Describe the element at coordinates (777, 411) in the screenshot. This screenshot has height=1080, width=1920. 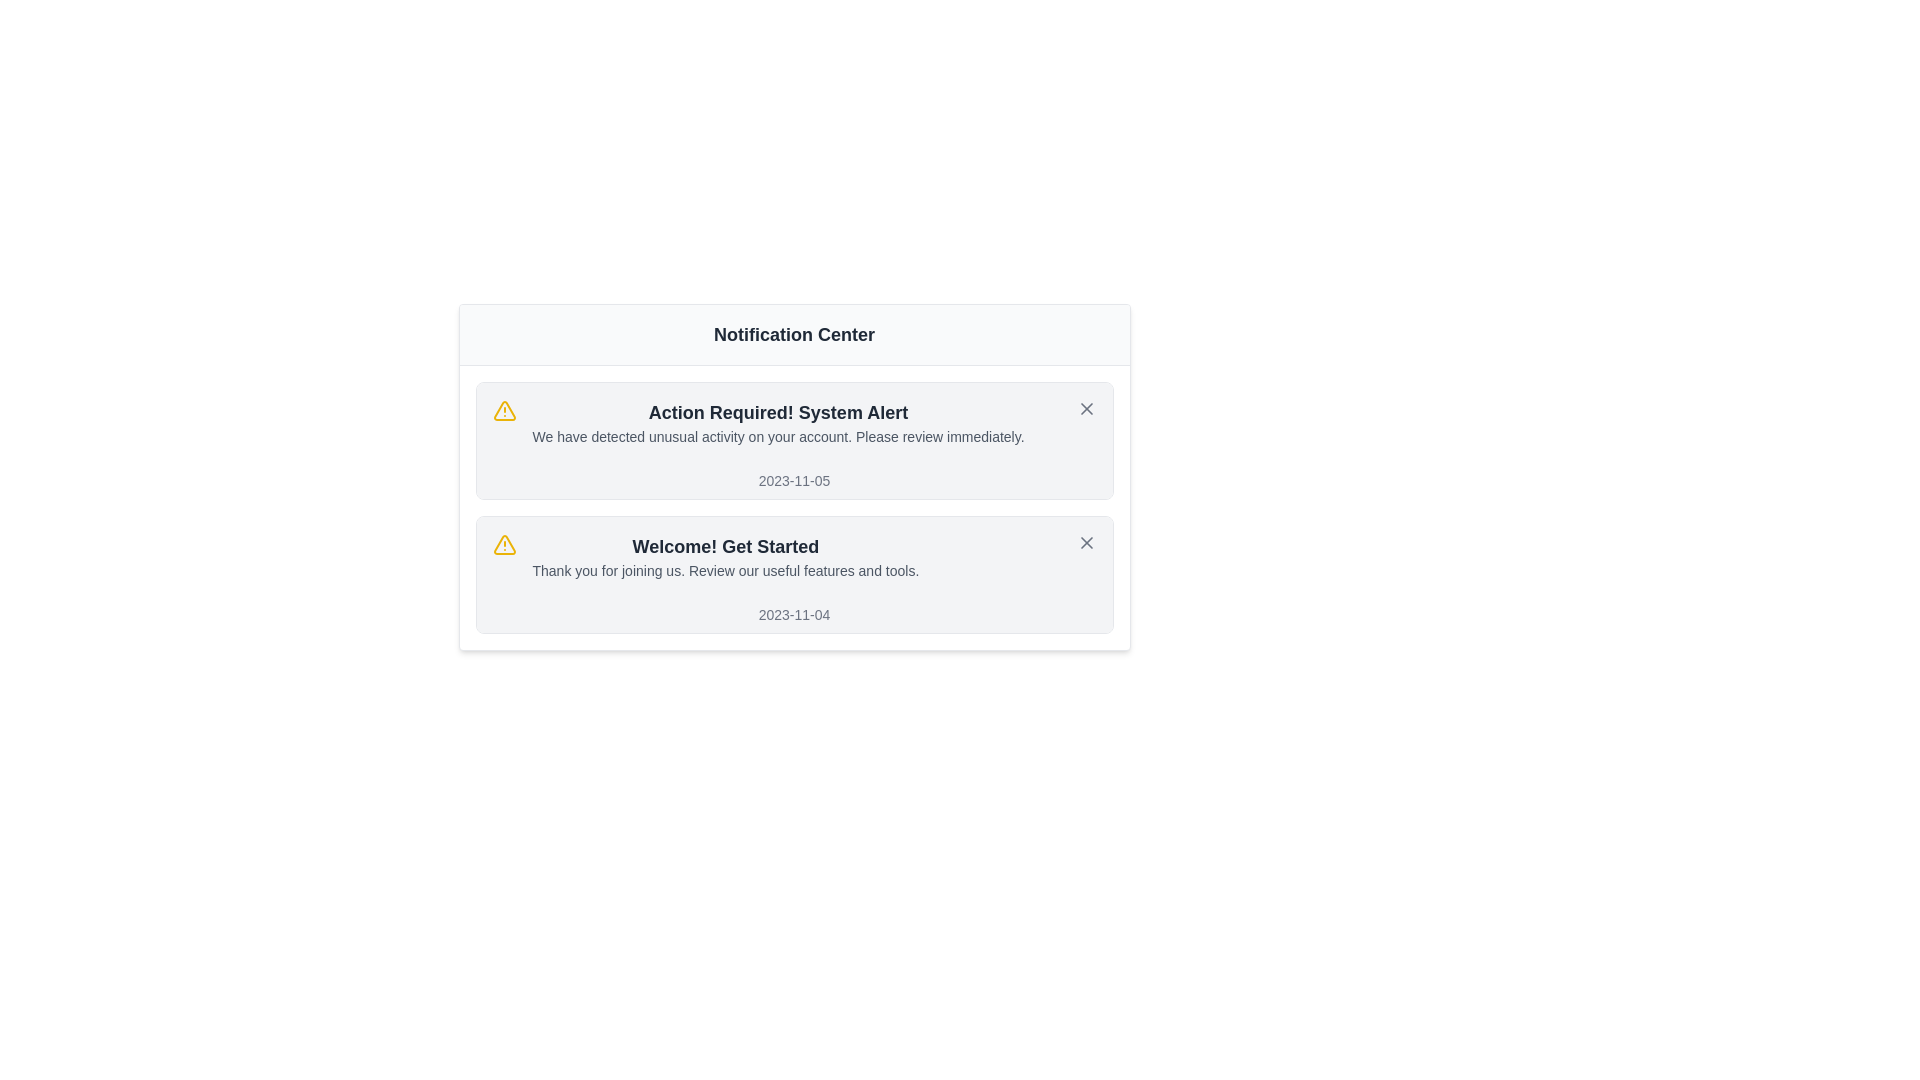
I see `the text label stating 'Action Required! System Alert' which is bold and dark gray, located in the first notification card below the 'Notification Center' header to potentially reveal a tooltip` at that location.